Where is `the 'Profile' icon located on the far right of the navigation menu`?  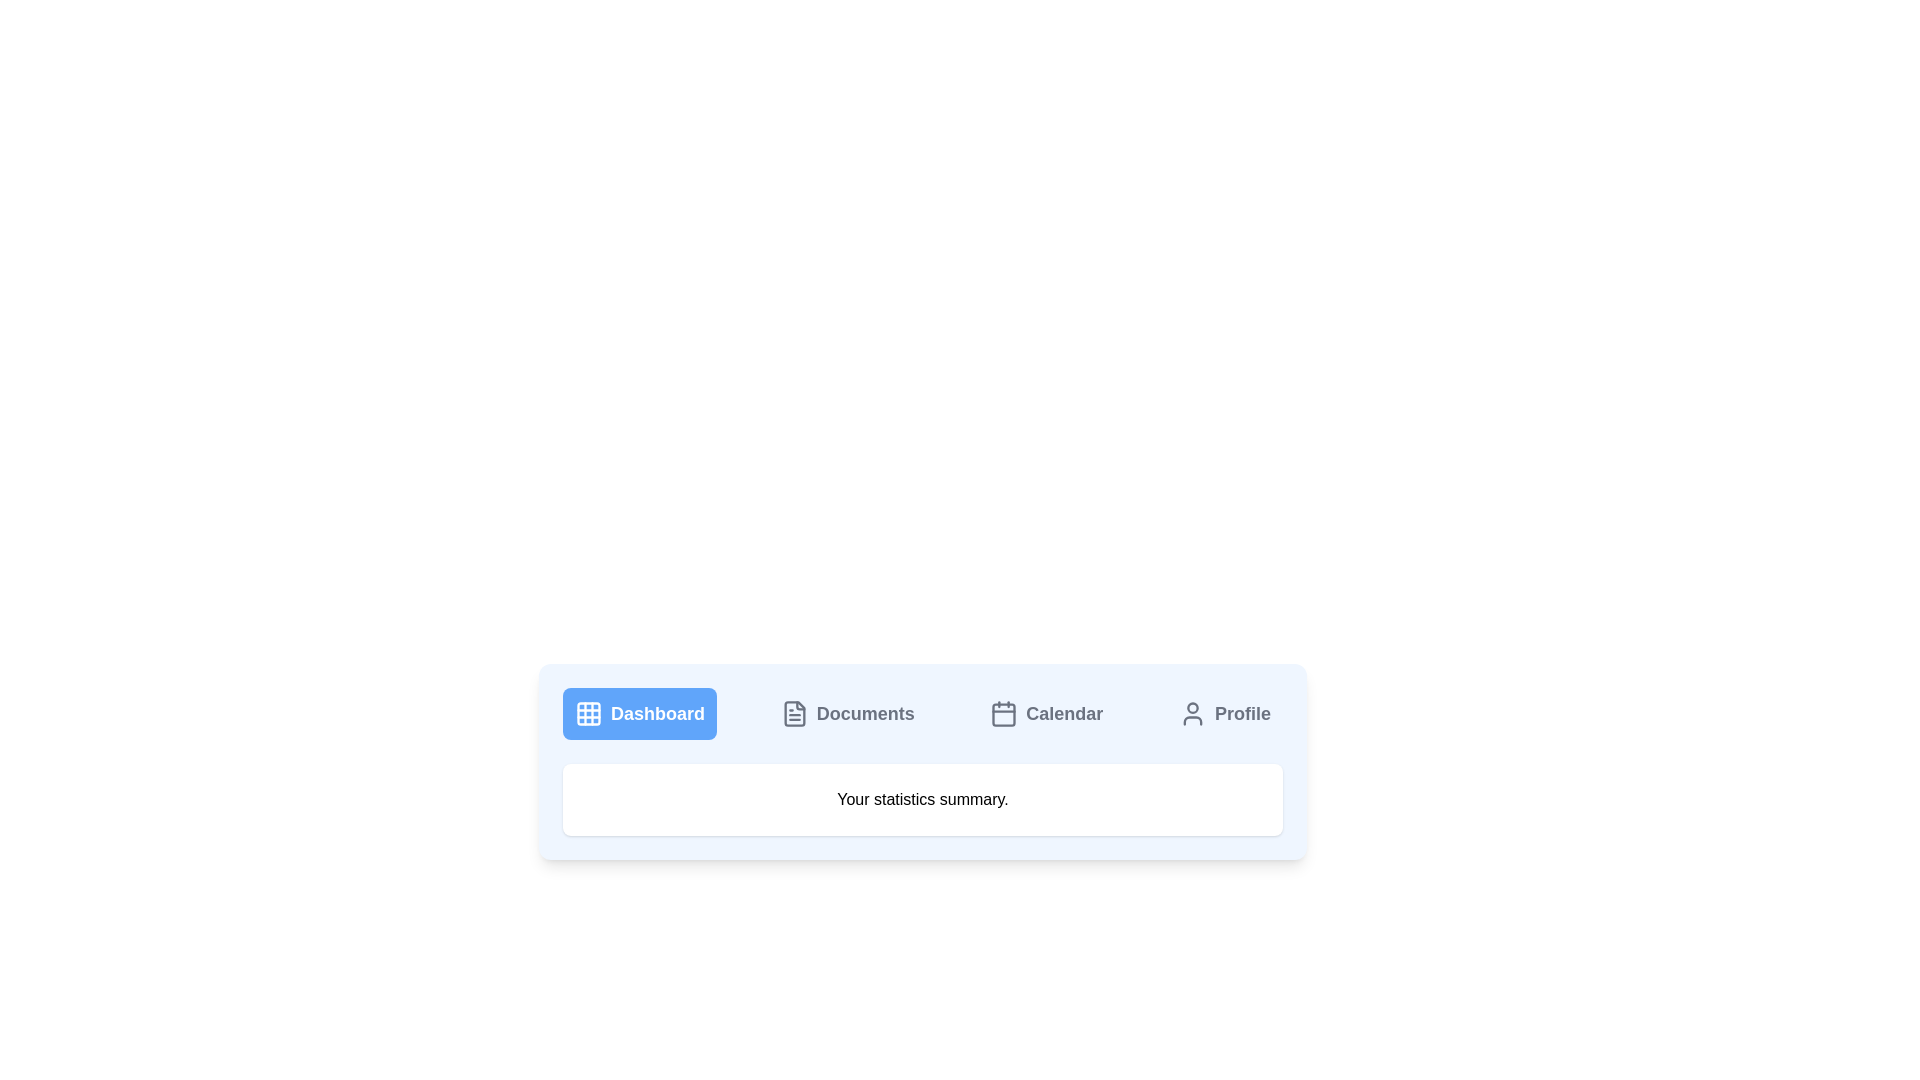 the 'Profile' icon located on the far right of the navigation menu is located at coordinates (1192, 712).